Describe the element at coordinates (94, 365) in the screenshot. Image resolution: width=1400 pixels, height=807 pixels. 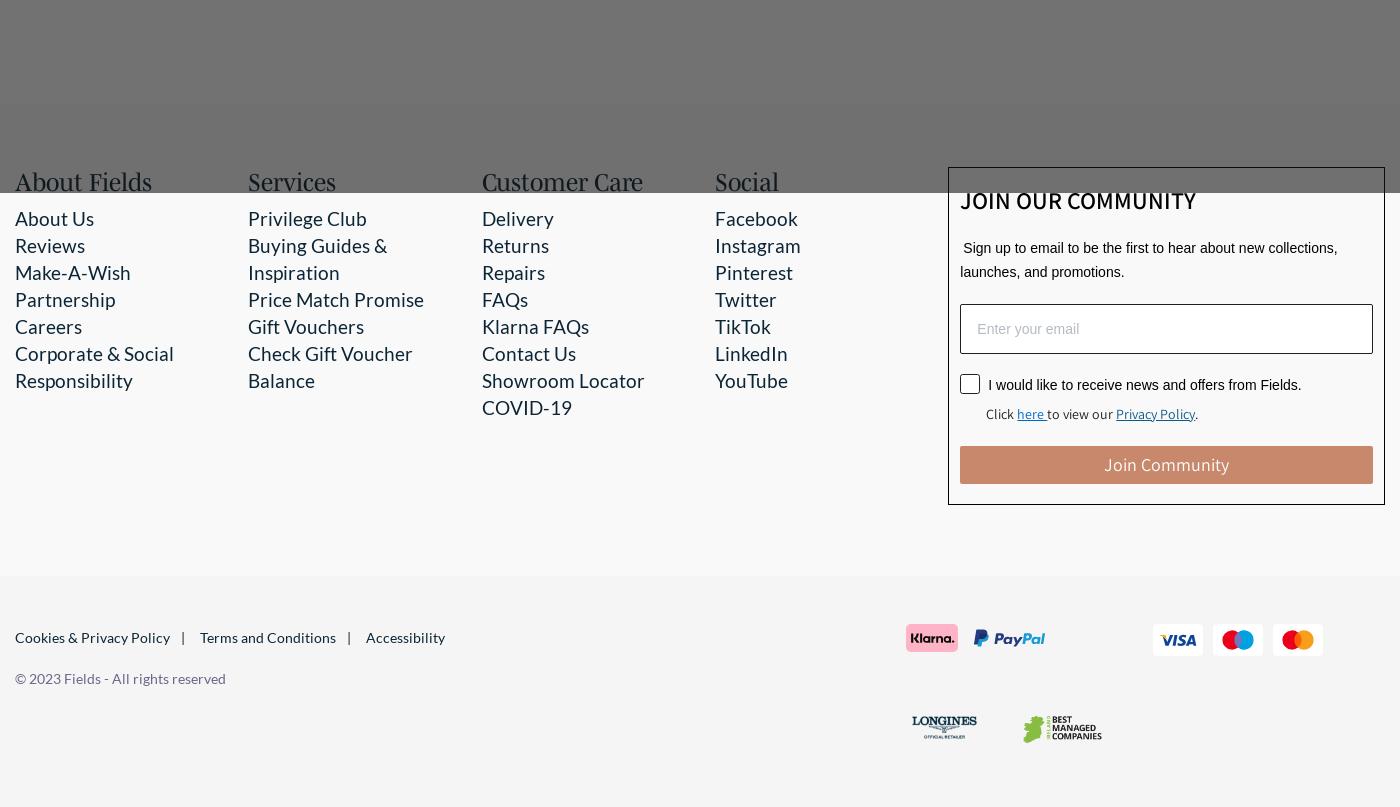
I see `'Corporate & Social Responsibility'` at that location.